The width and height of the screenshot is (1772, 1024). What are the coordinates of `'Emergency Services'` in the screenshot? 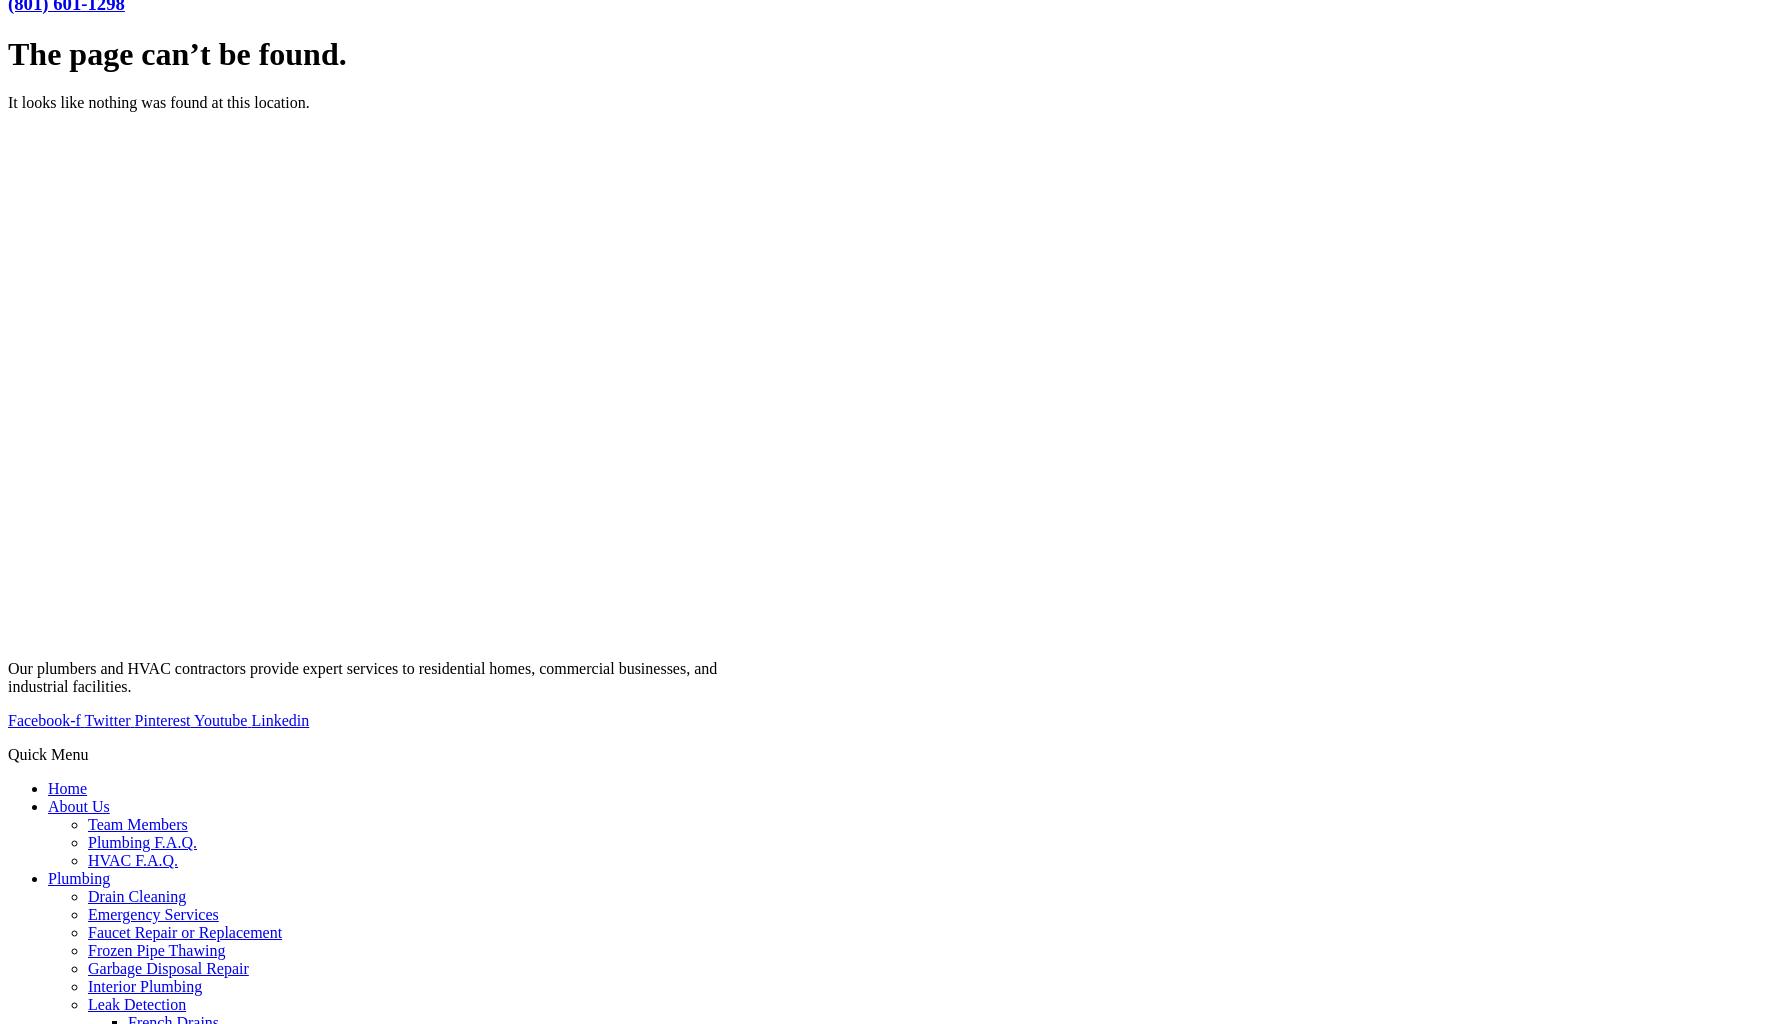 It's located at (152, 913).